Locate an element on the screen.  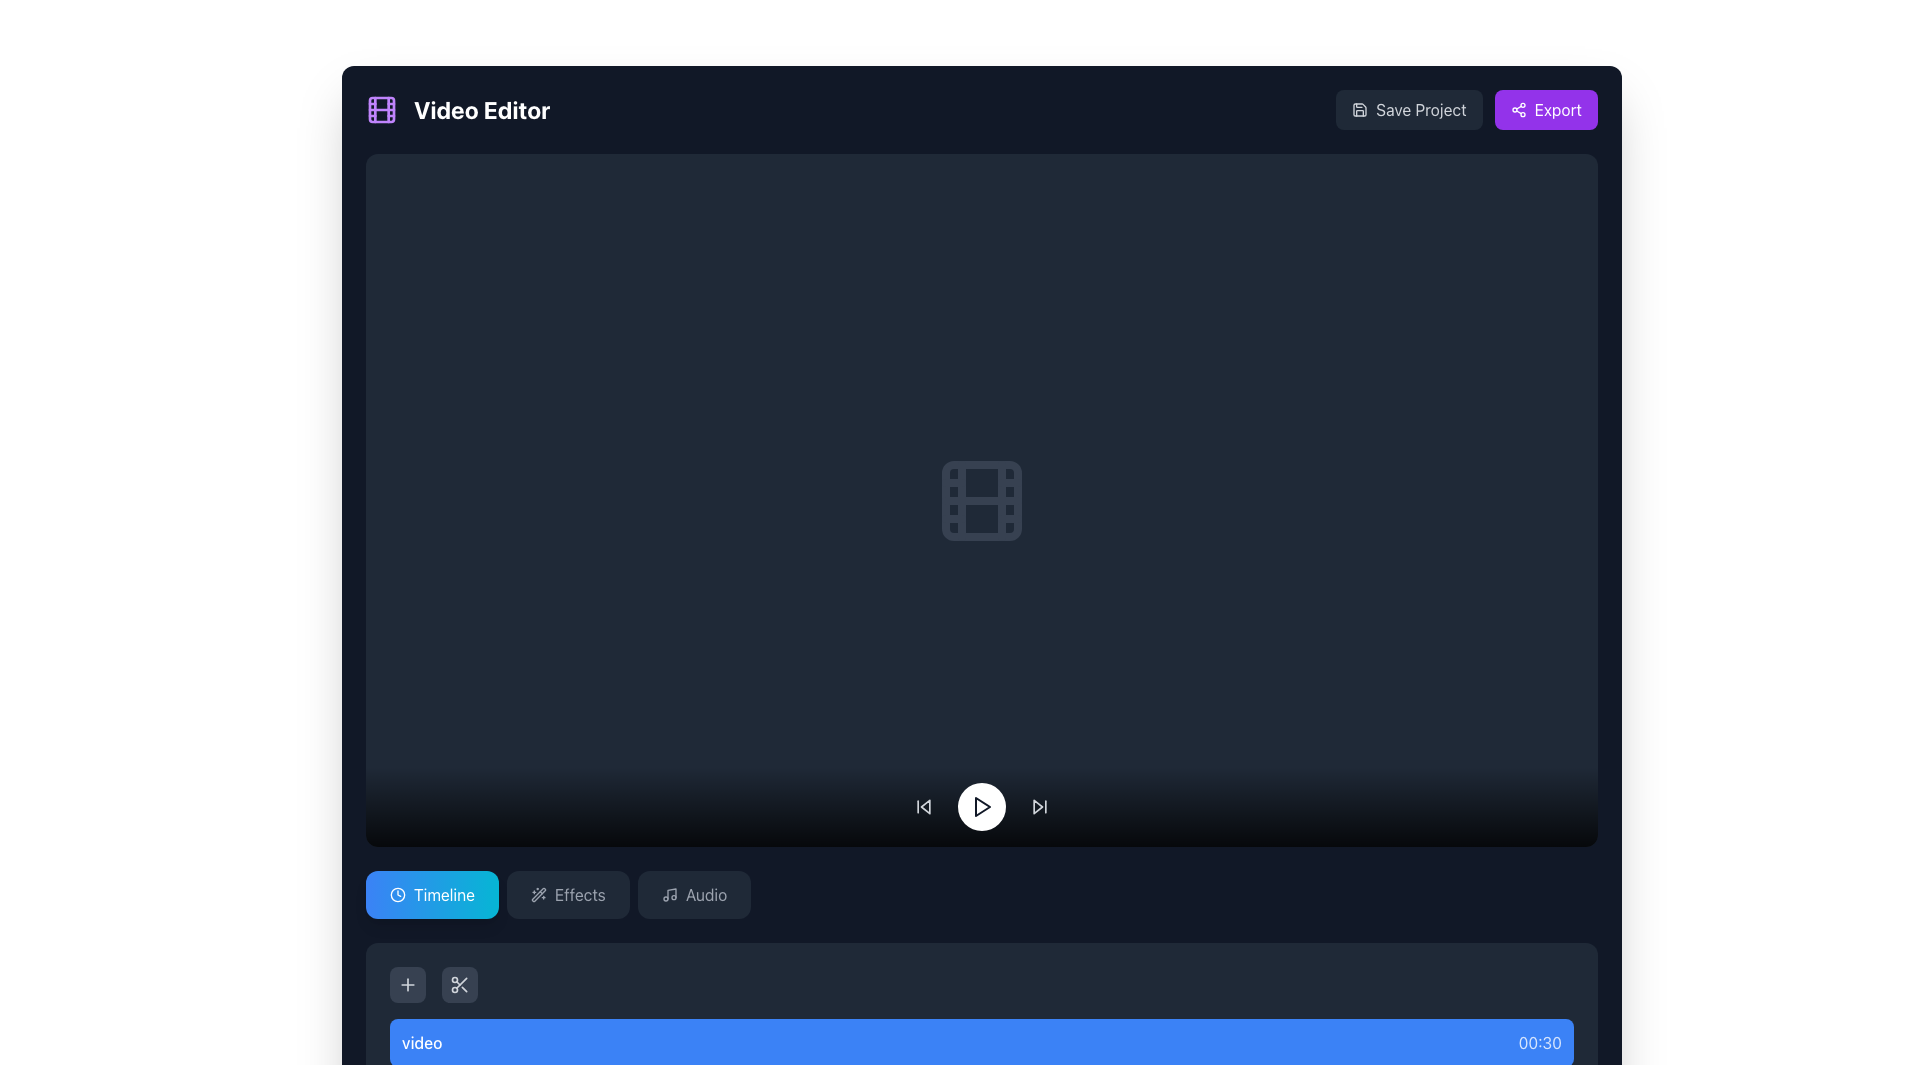
the 'Export' button which contains the 'Share' icon, located at the top-right corner of the interface is located at coordinates (1518, 110).